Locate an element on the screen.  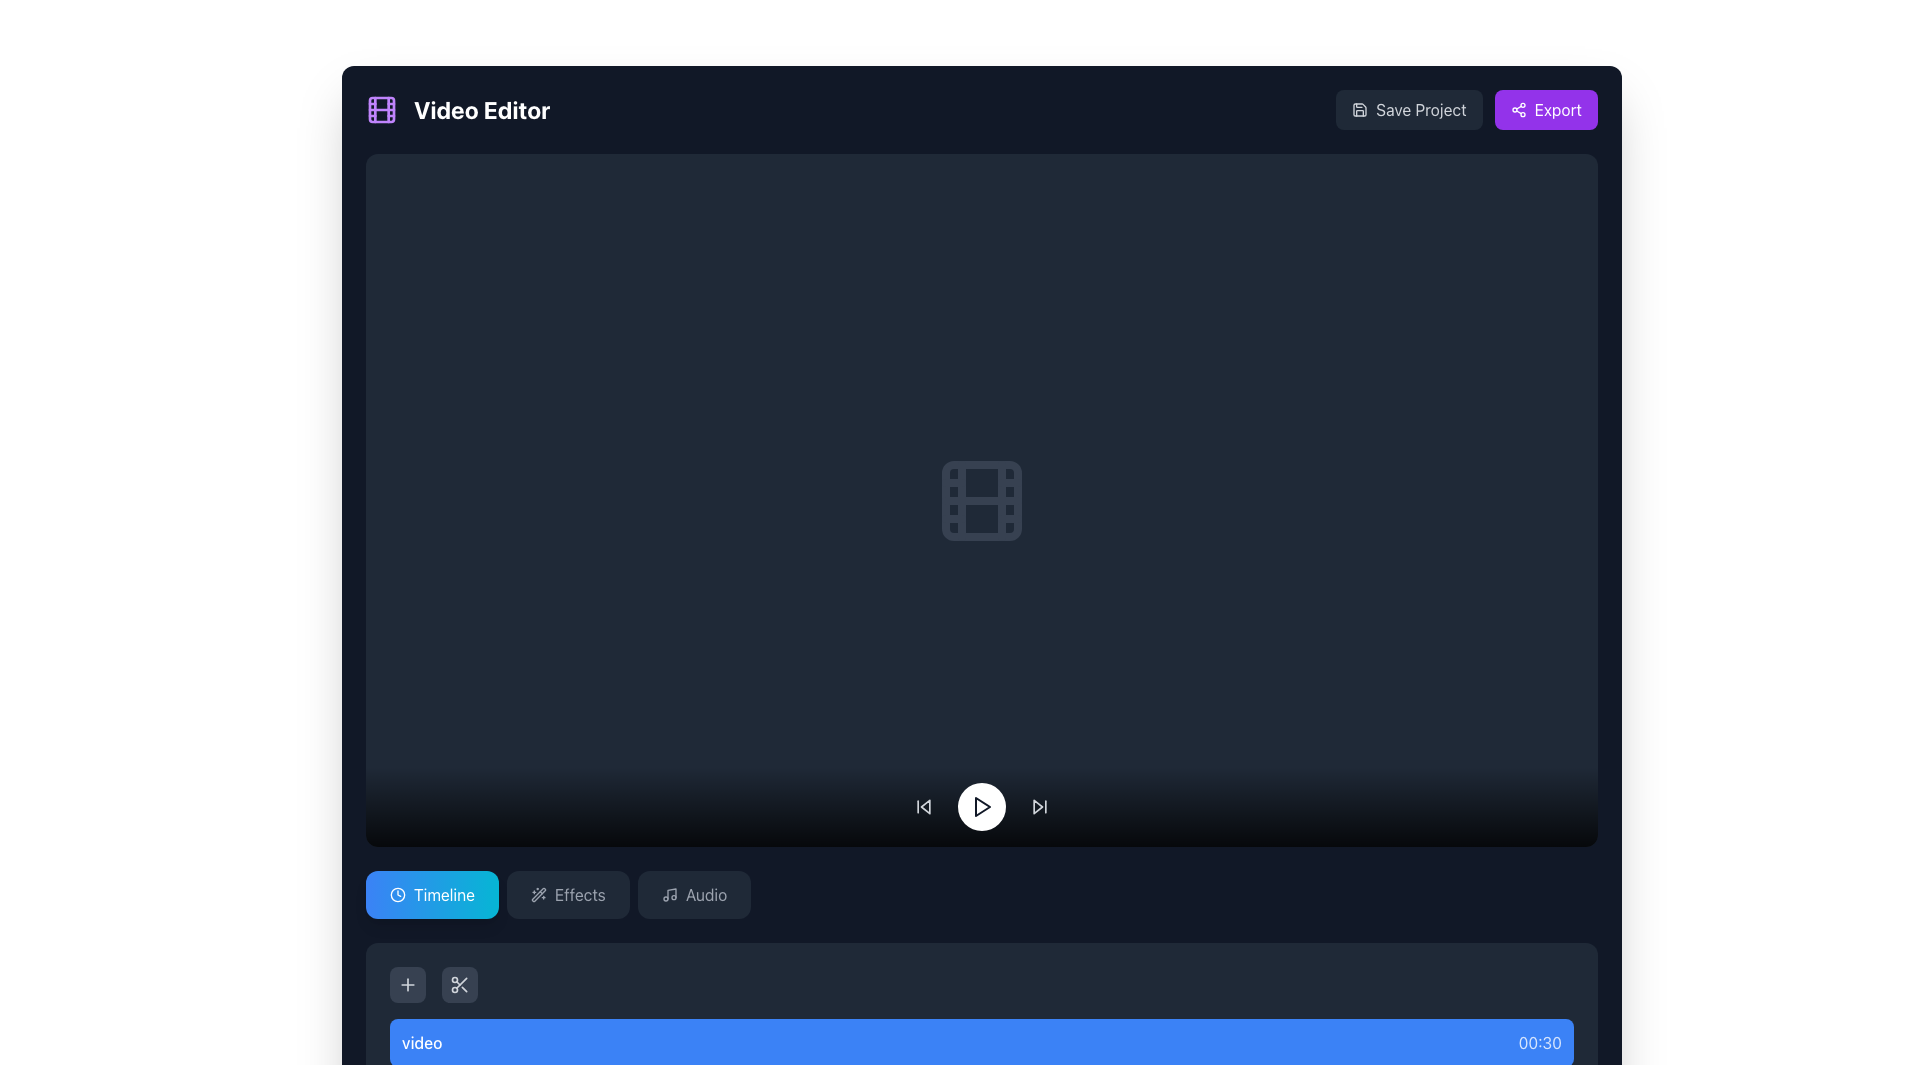
the 'Export' button which contains the 'Share' icon, located at the top-right corner of the interface is located at coordinates (1518, 110).